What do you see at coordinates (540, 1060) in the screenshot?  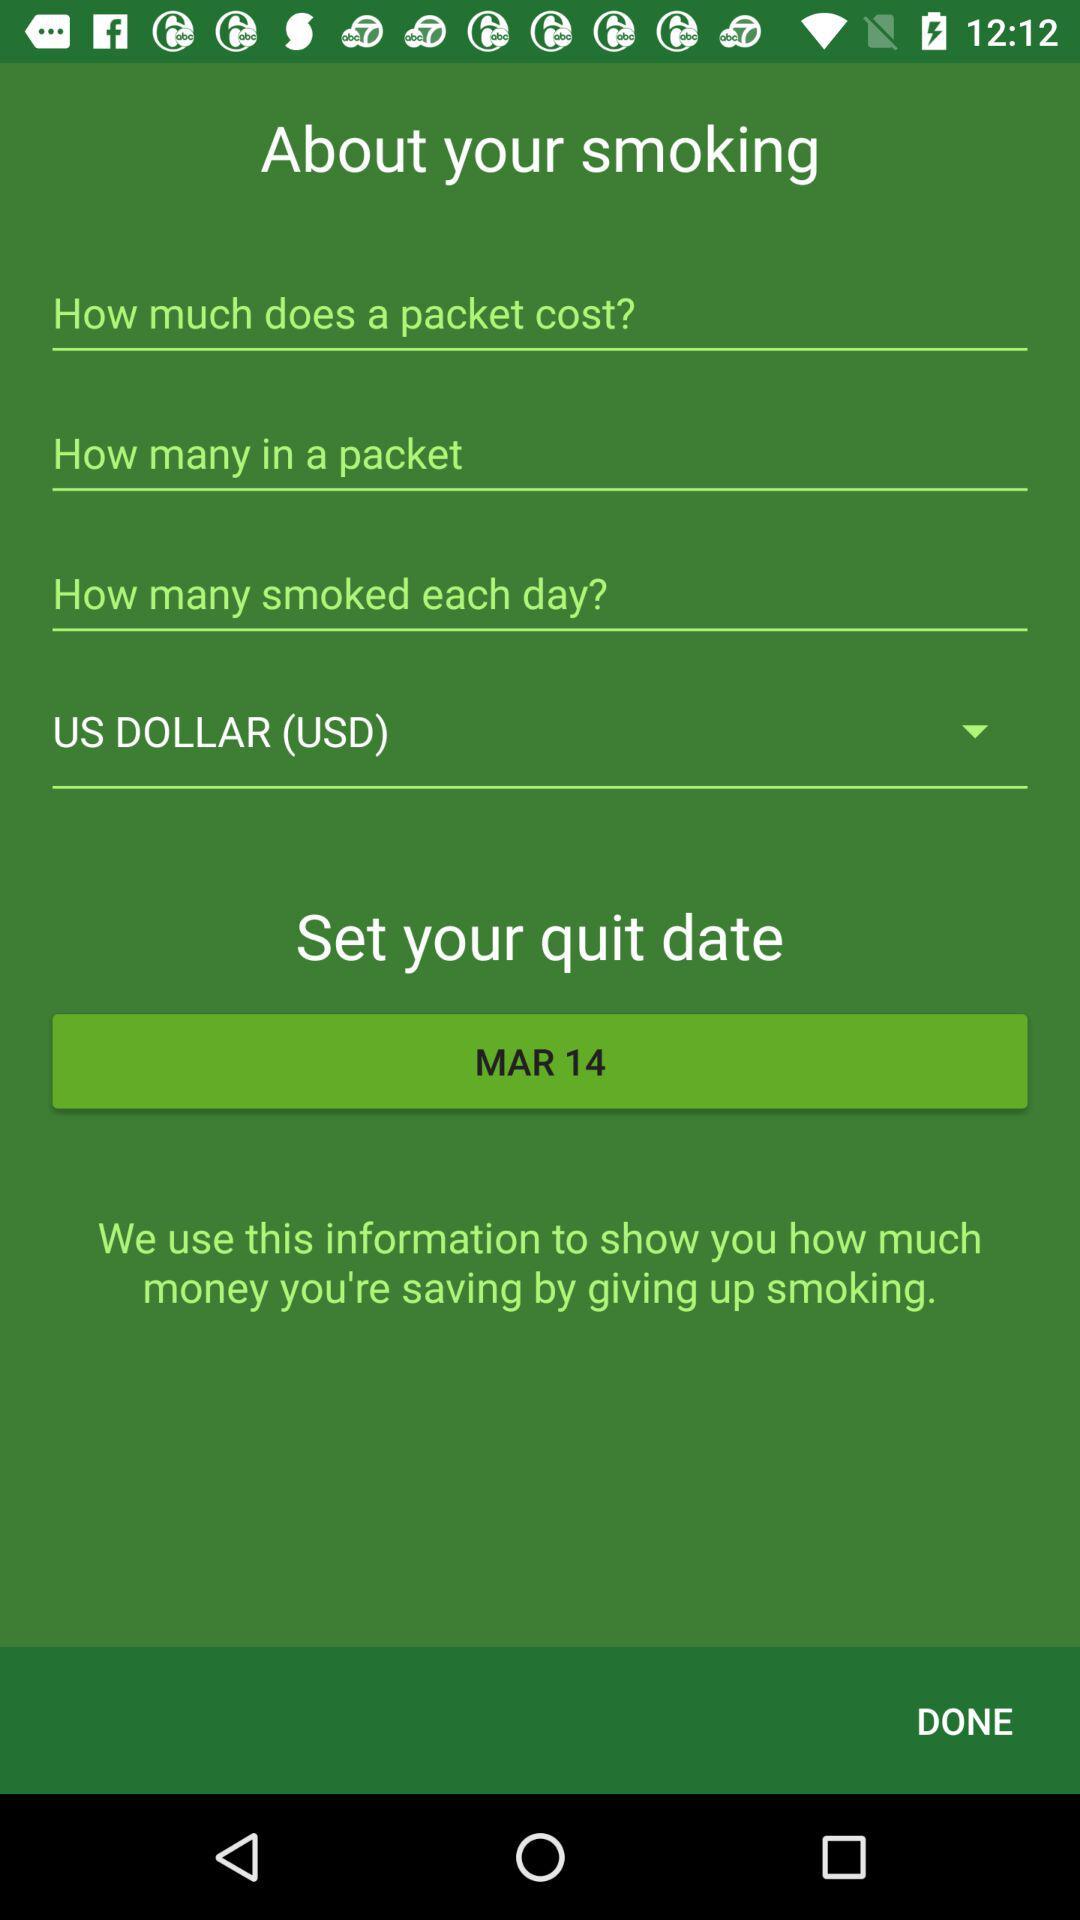 I see `icon below the set your quit icon` at bounding box center [540, 1060].